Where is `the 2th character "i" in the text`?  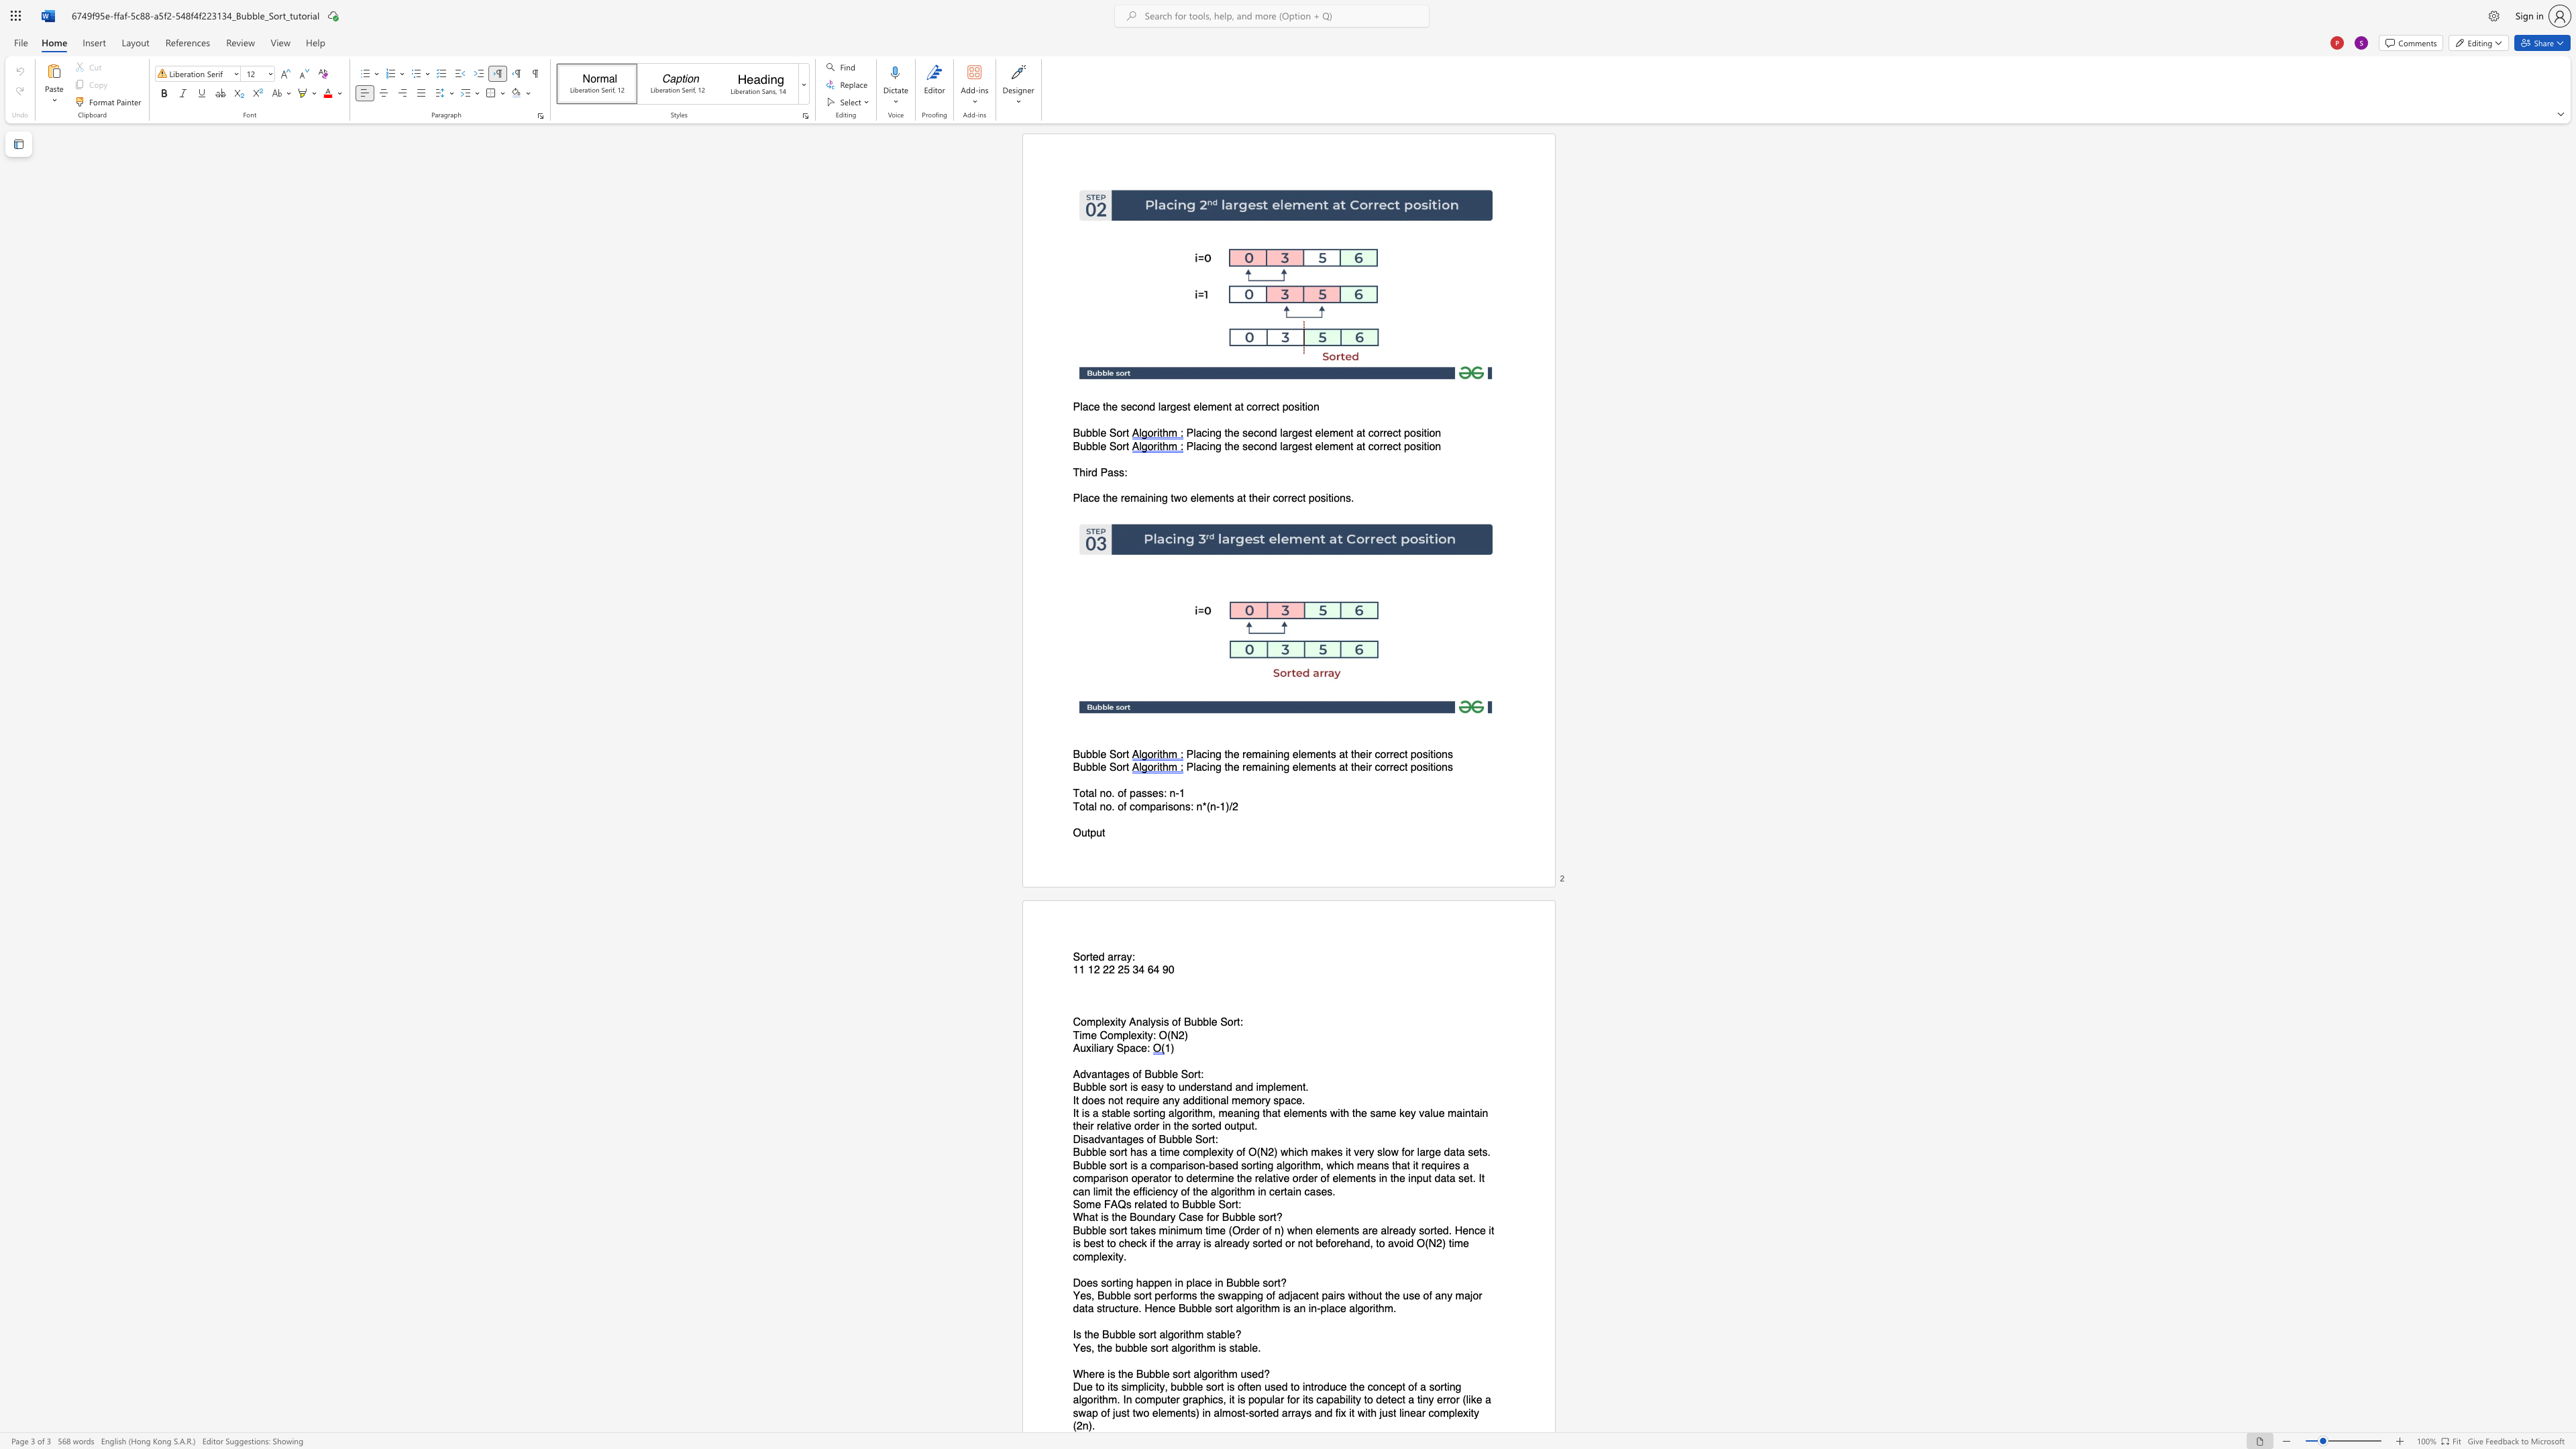 the 2th character "i" in the text is located at coordinates (1127, 1387).